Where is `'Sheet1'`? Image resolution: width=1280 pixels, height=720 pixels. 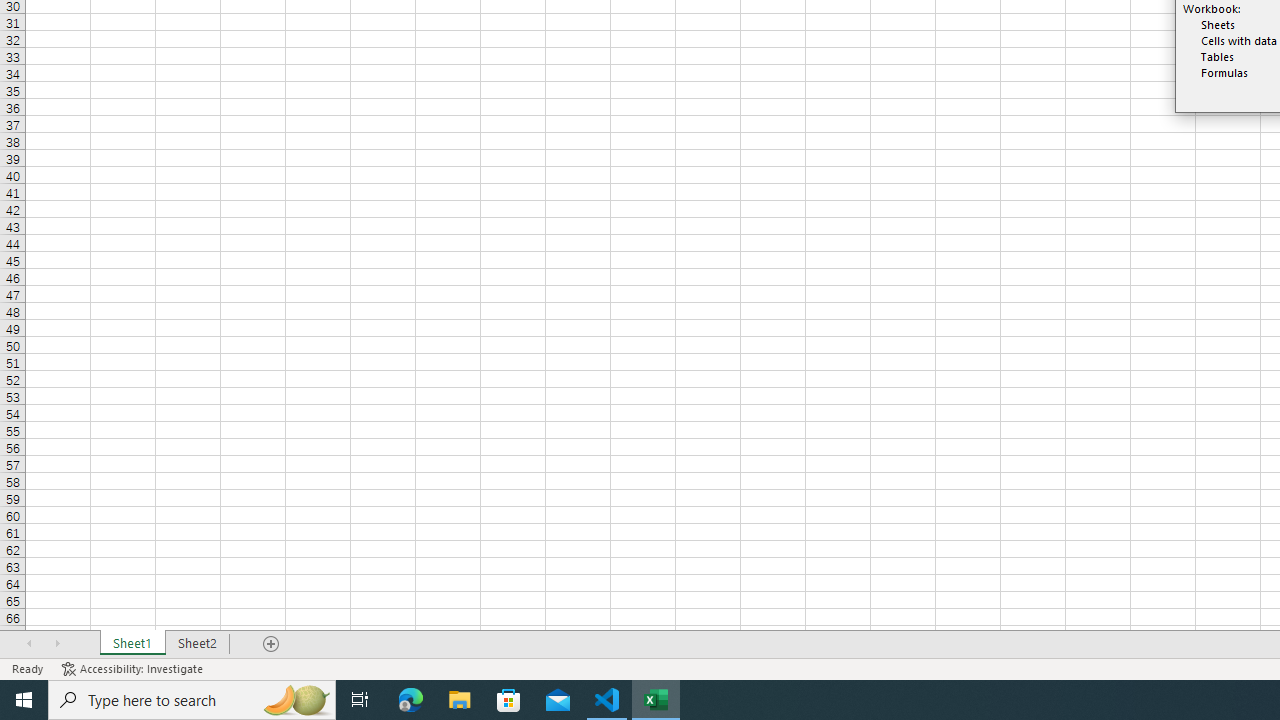 'Sheet1' is located at coordinates (131, 644).